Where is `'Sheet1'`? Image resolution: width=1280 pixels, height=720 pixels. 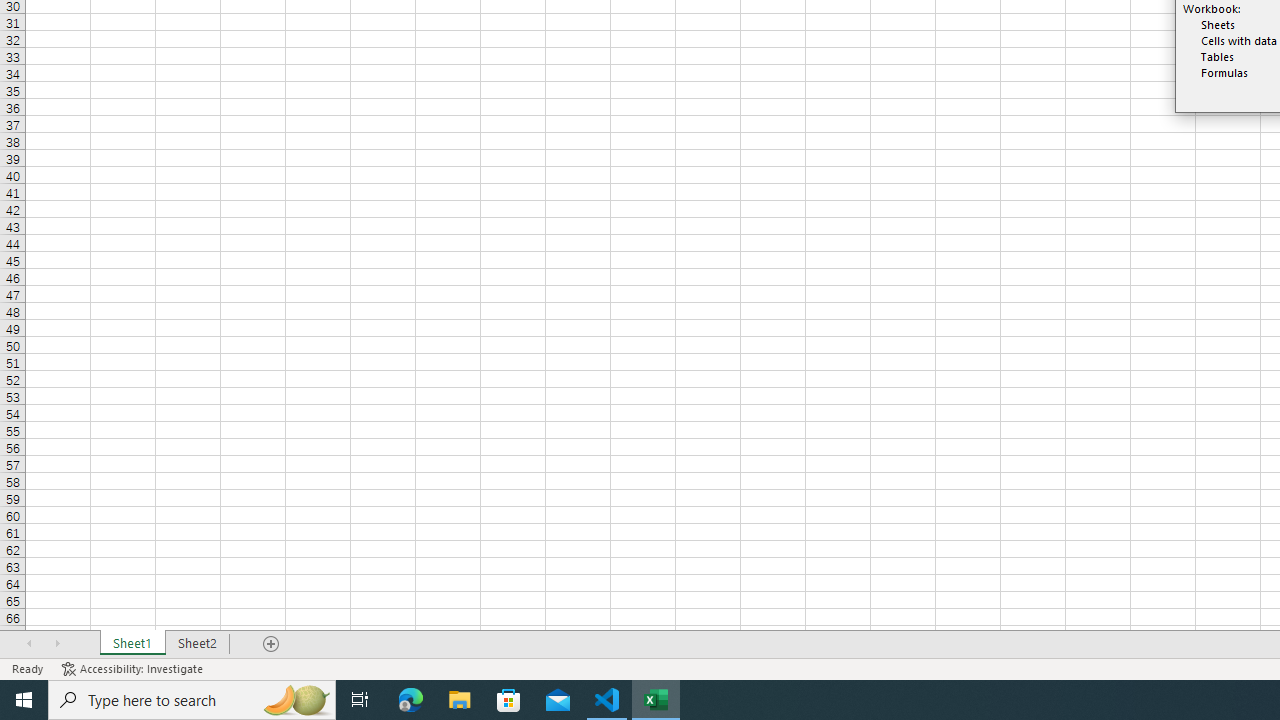 'Sheet1' is located at coordinates (131, 644).